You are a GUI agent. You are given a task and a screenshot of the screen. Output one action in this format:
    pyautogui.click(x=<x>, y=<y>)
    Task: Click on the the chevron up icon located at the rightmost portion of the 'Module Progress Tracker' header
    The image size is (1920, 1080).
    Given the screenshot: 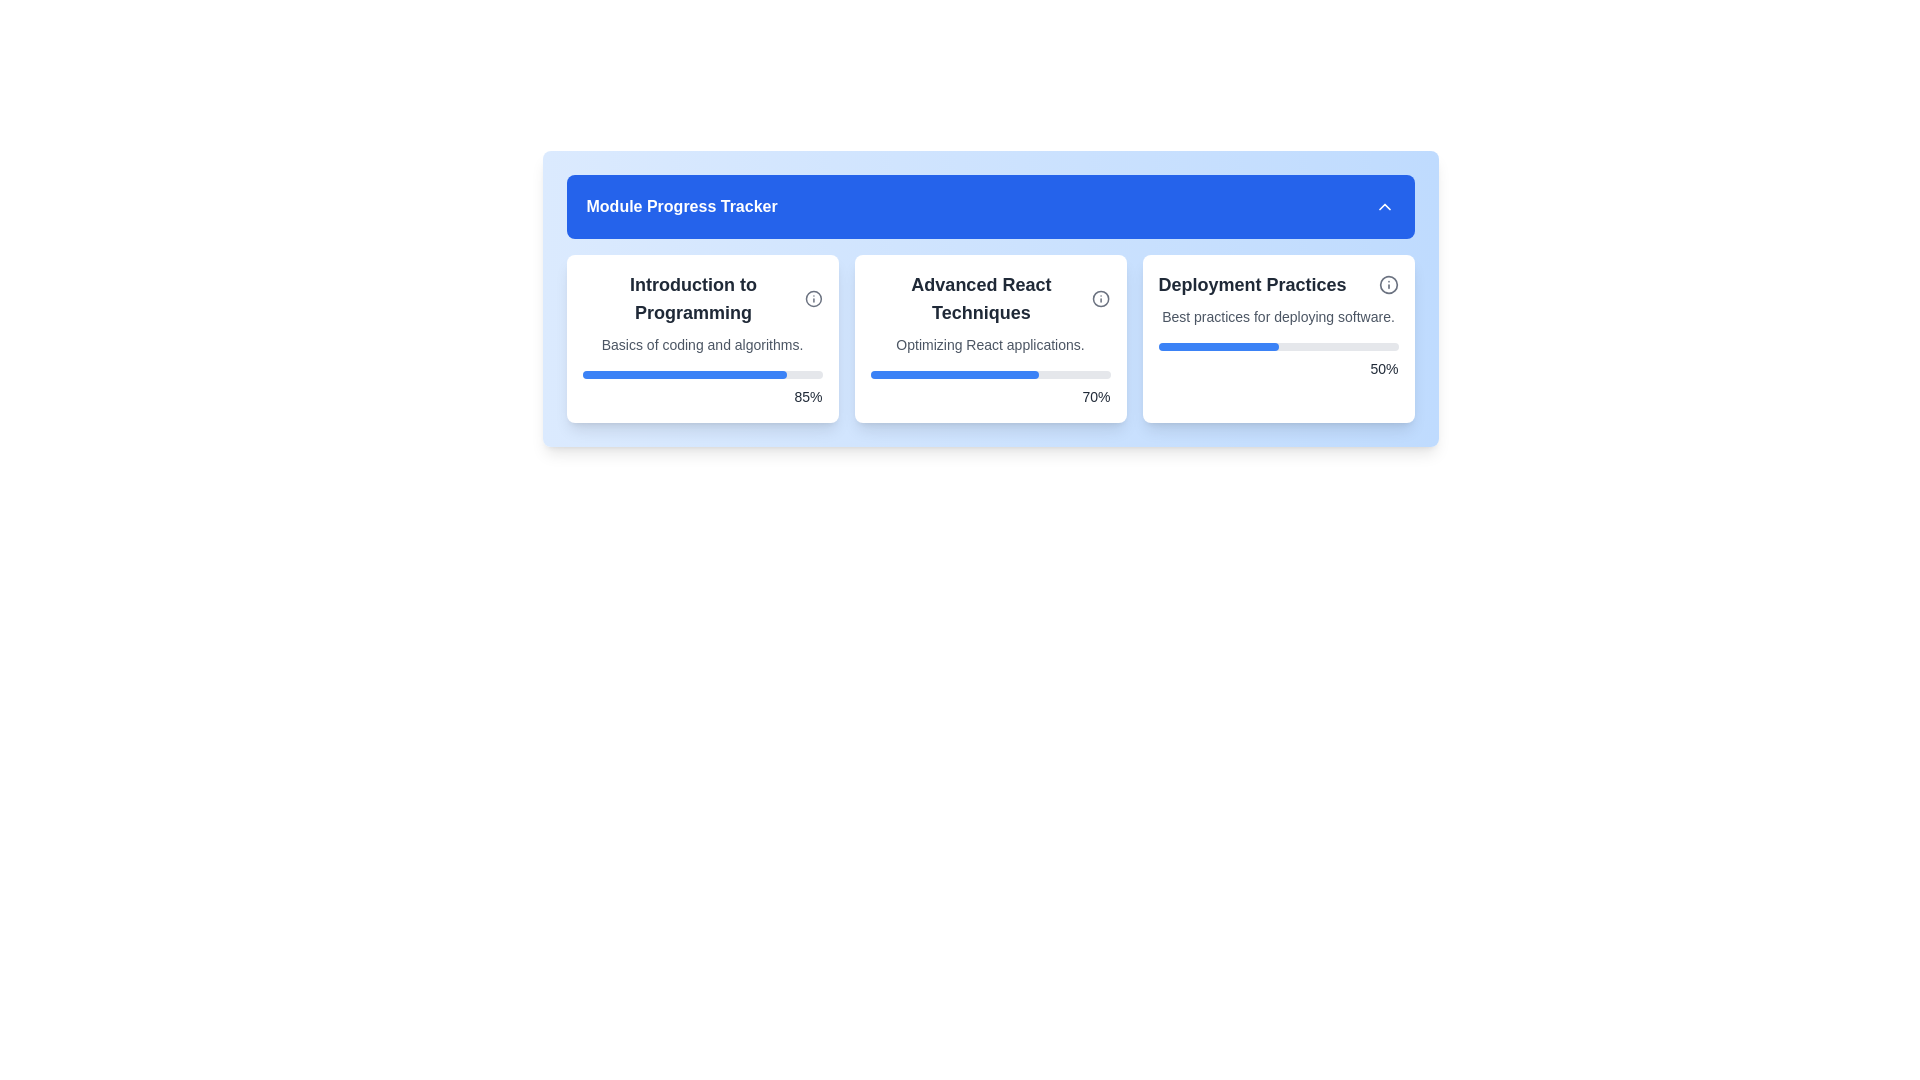 What is the action you would take?
    pyautogui.click(x=1383, y=207)
    